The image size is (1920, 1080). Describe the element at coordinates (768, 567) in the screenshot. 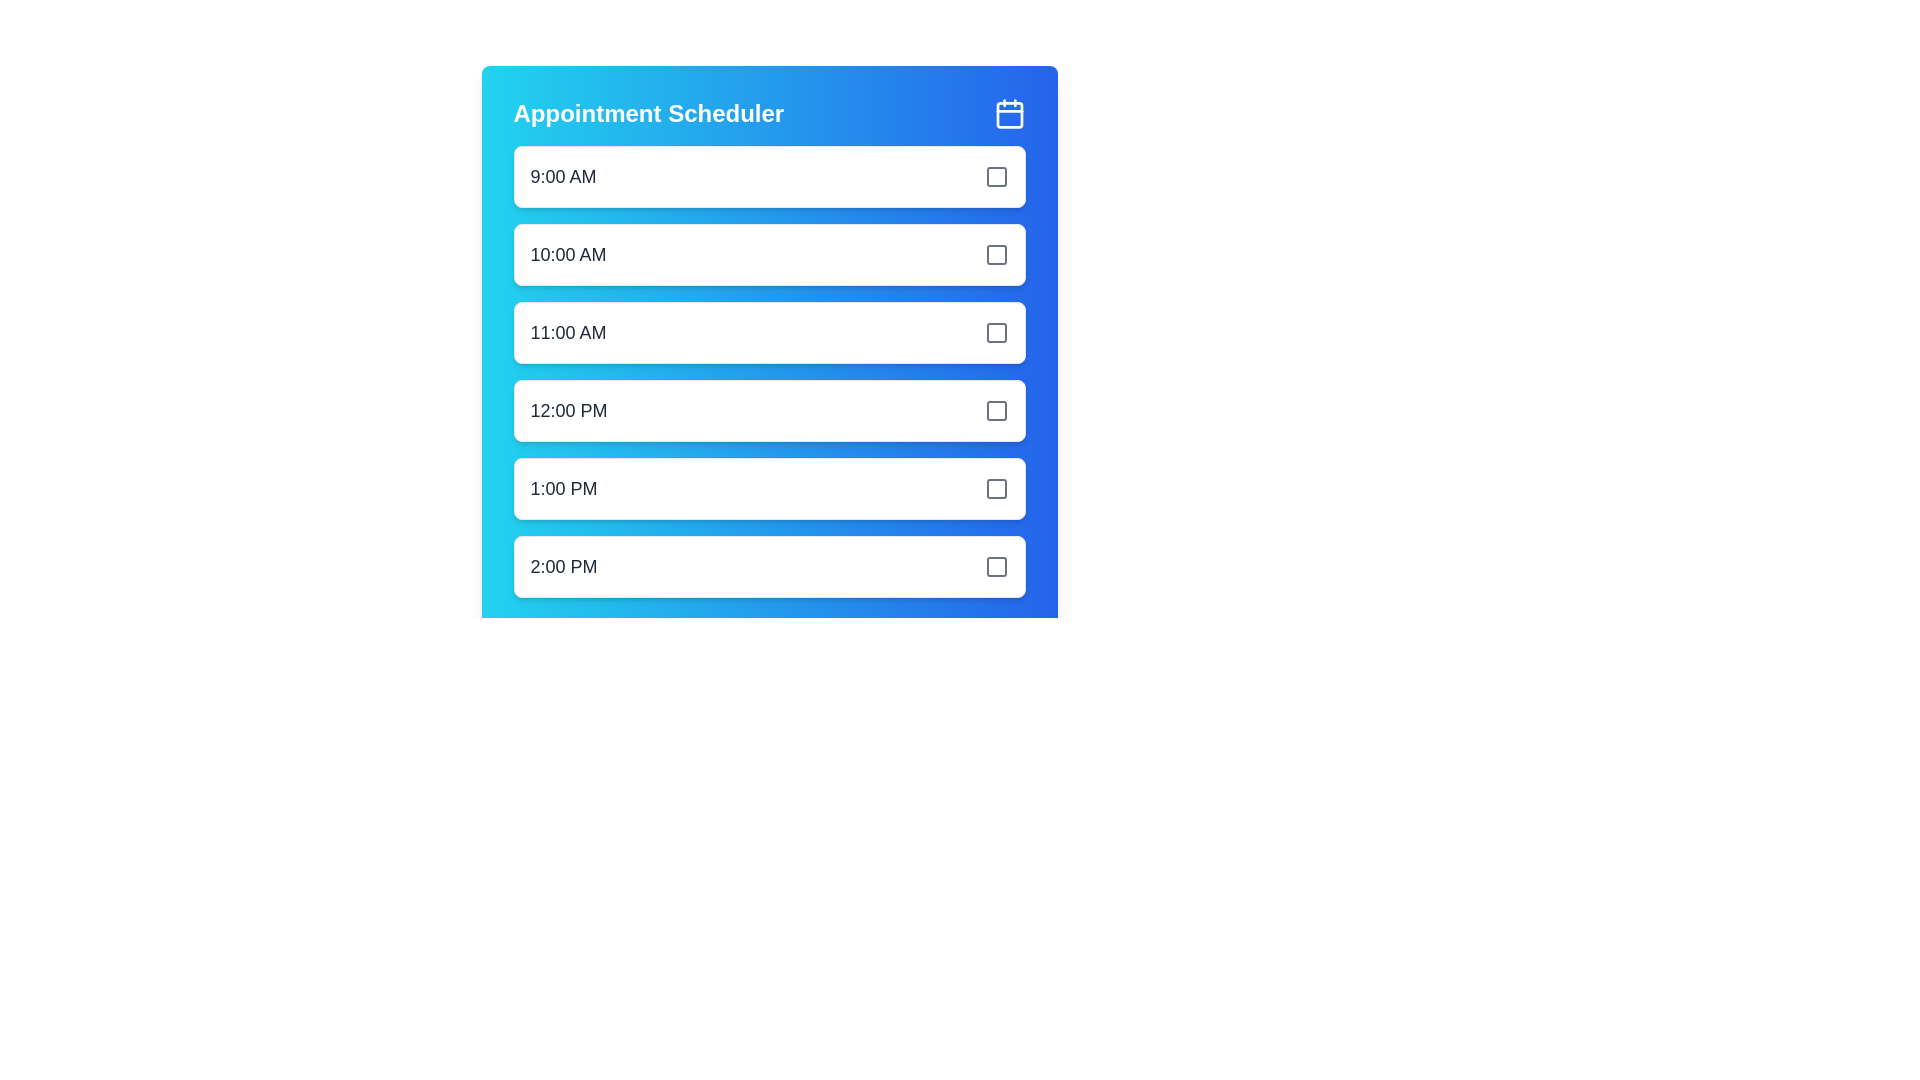

I see `the time slot 2:00 PM by clicking on its corresponding interactive element` at that location.